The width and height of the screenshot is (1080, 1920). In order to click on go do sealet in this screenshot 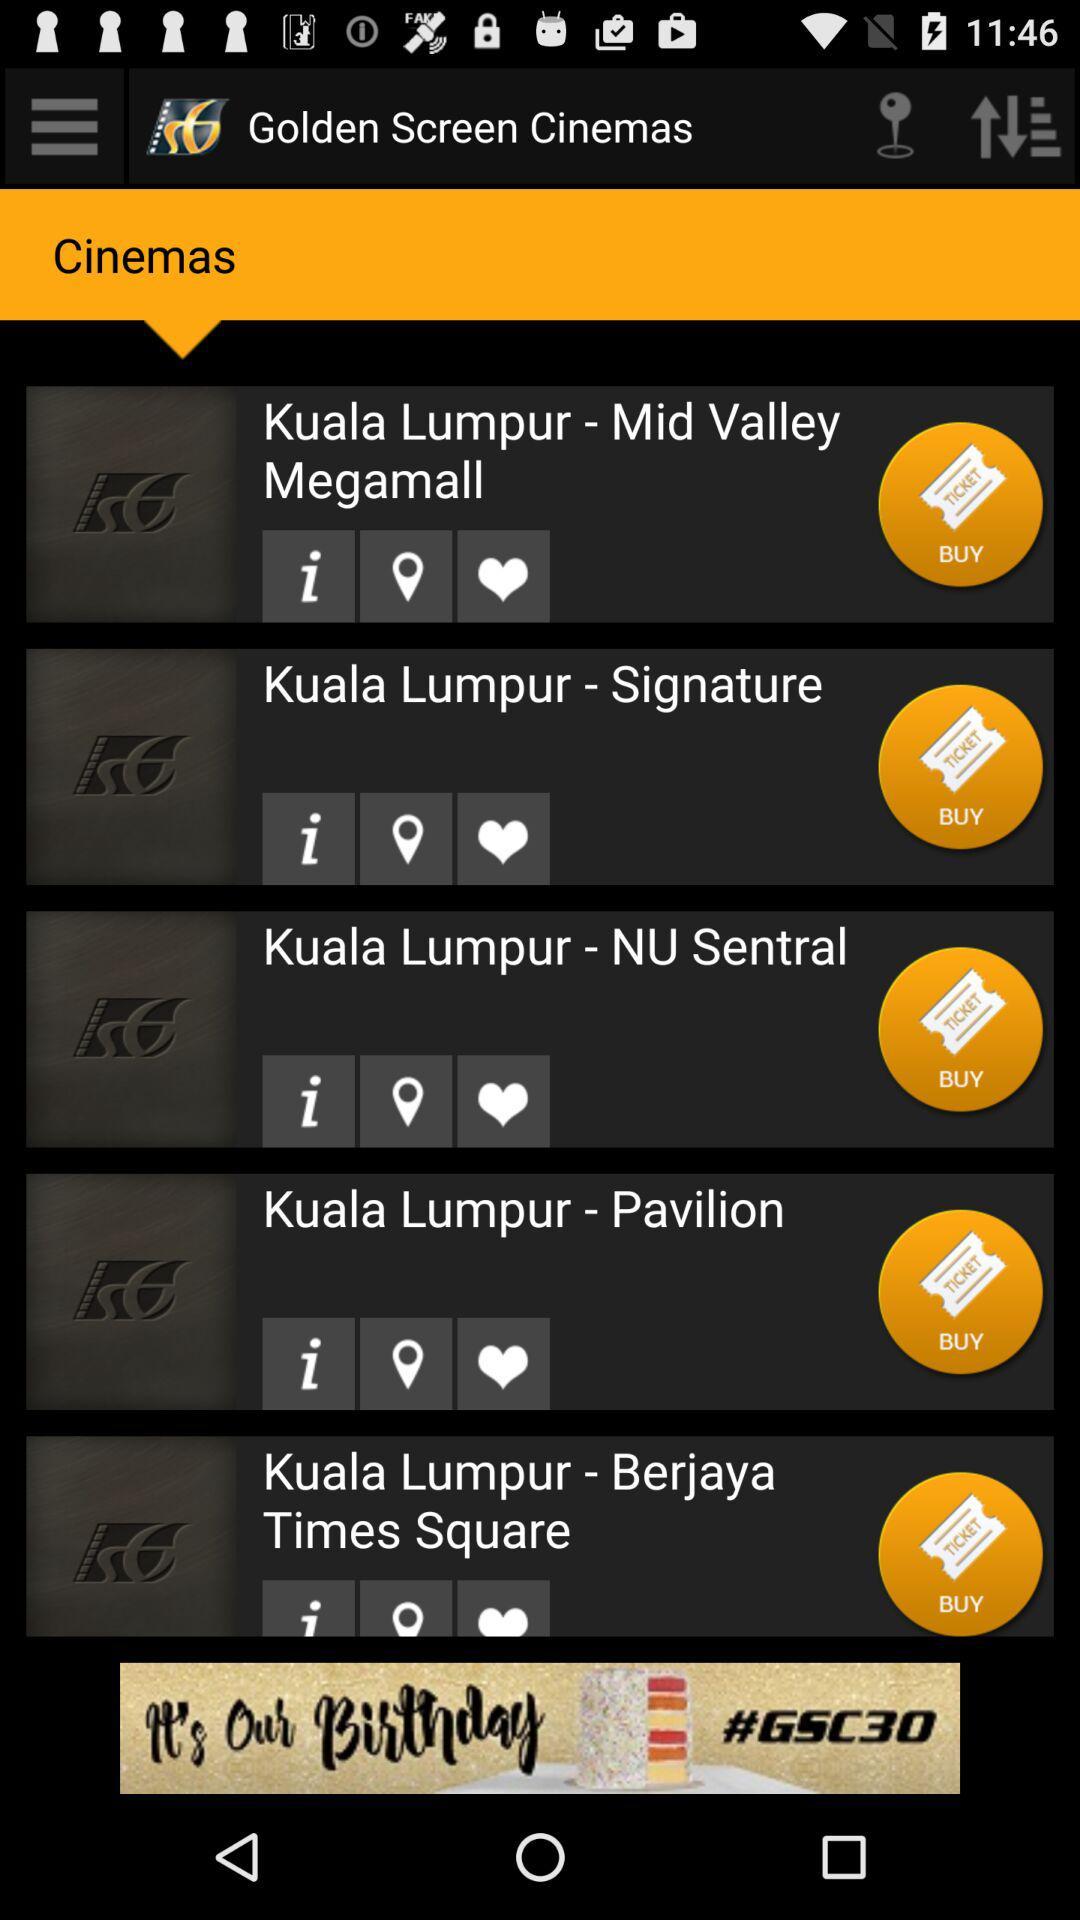, I will do `click(405, 1608)`.